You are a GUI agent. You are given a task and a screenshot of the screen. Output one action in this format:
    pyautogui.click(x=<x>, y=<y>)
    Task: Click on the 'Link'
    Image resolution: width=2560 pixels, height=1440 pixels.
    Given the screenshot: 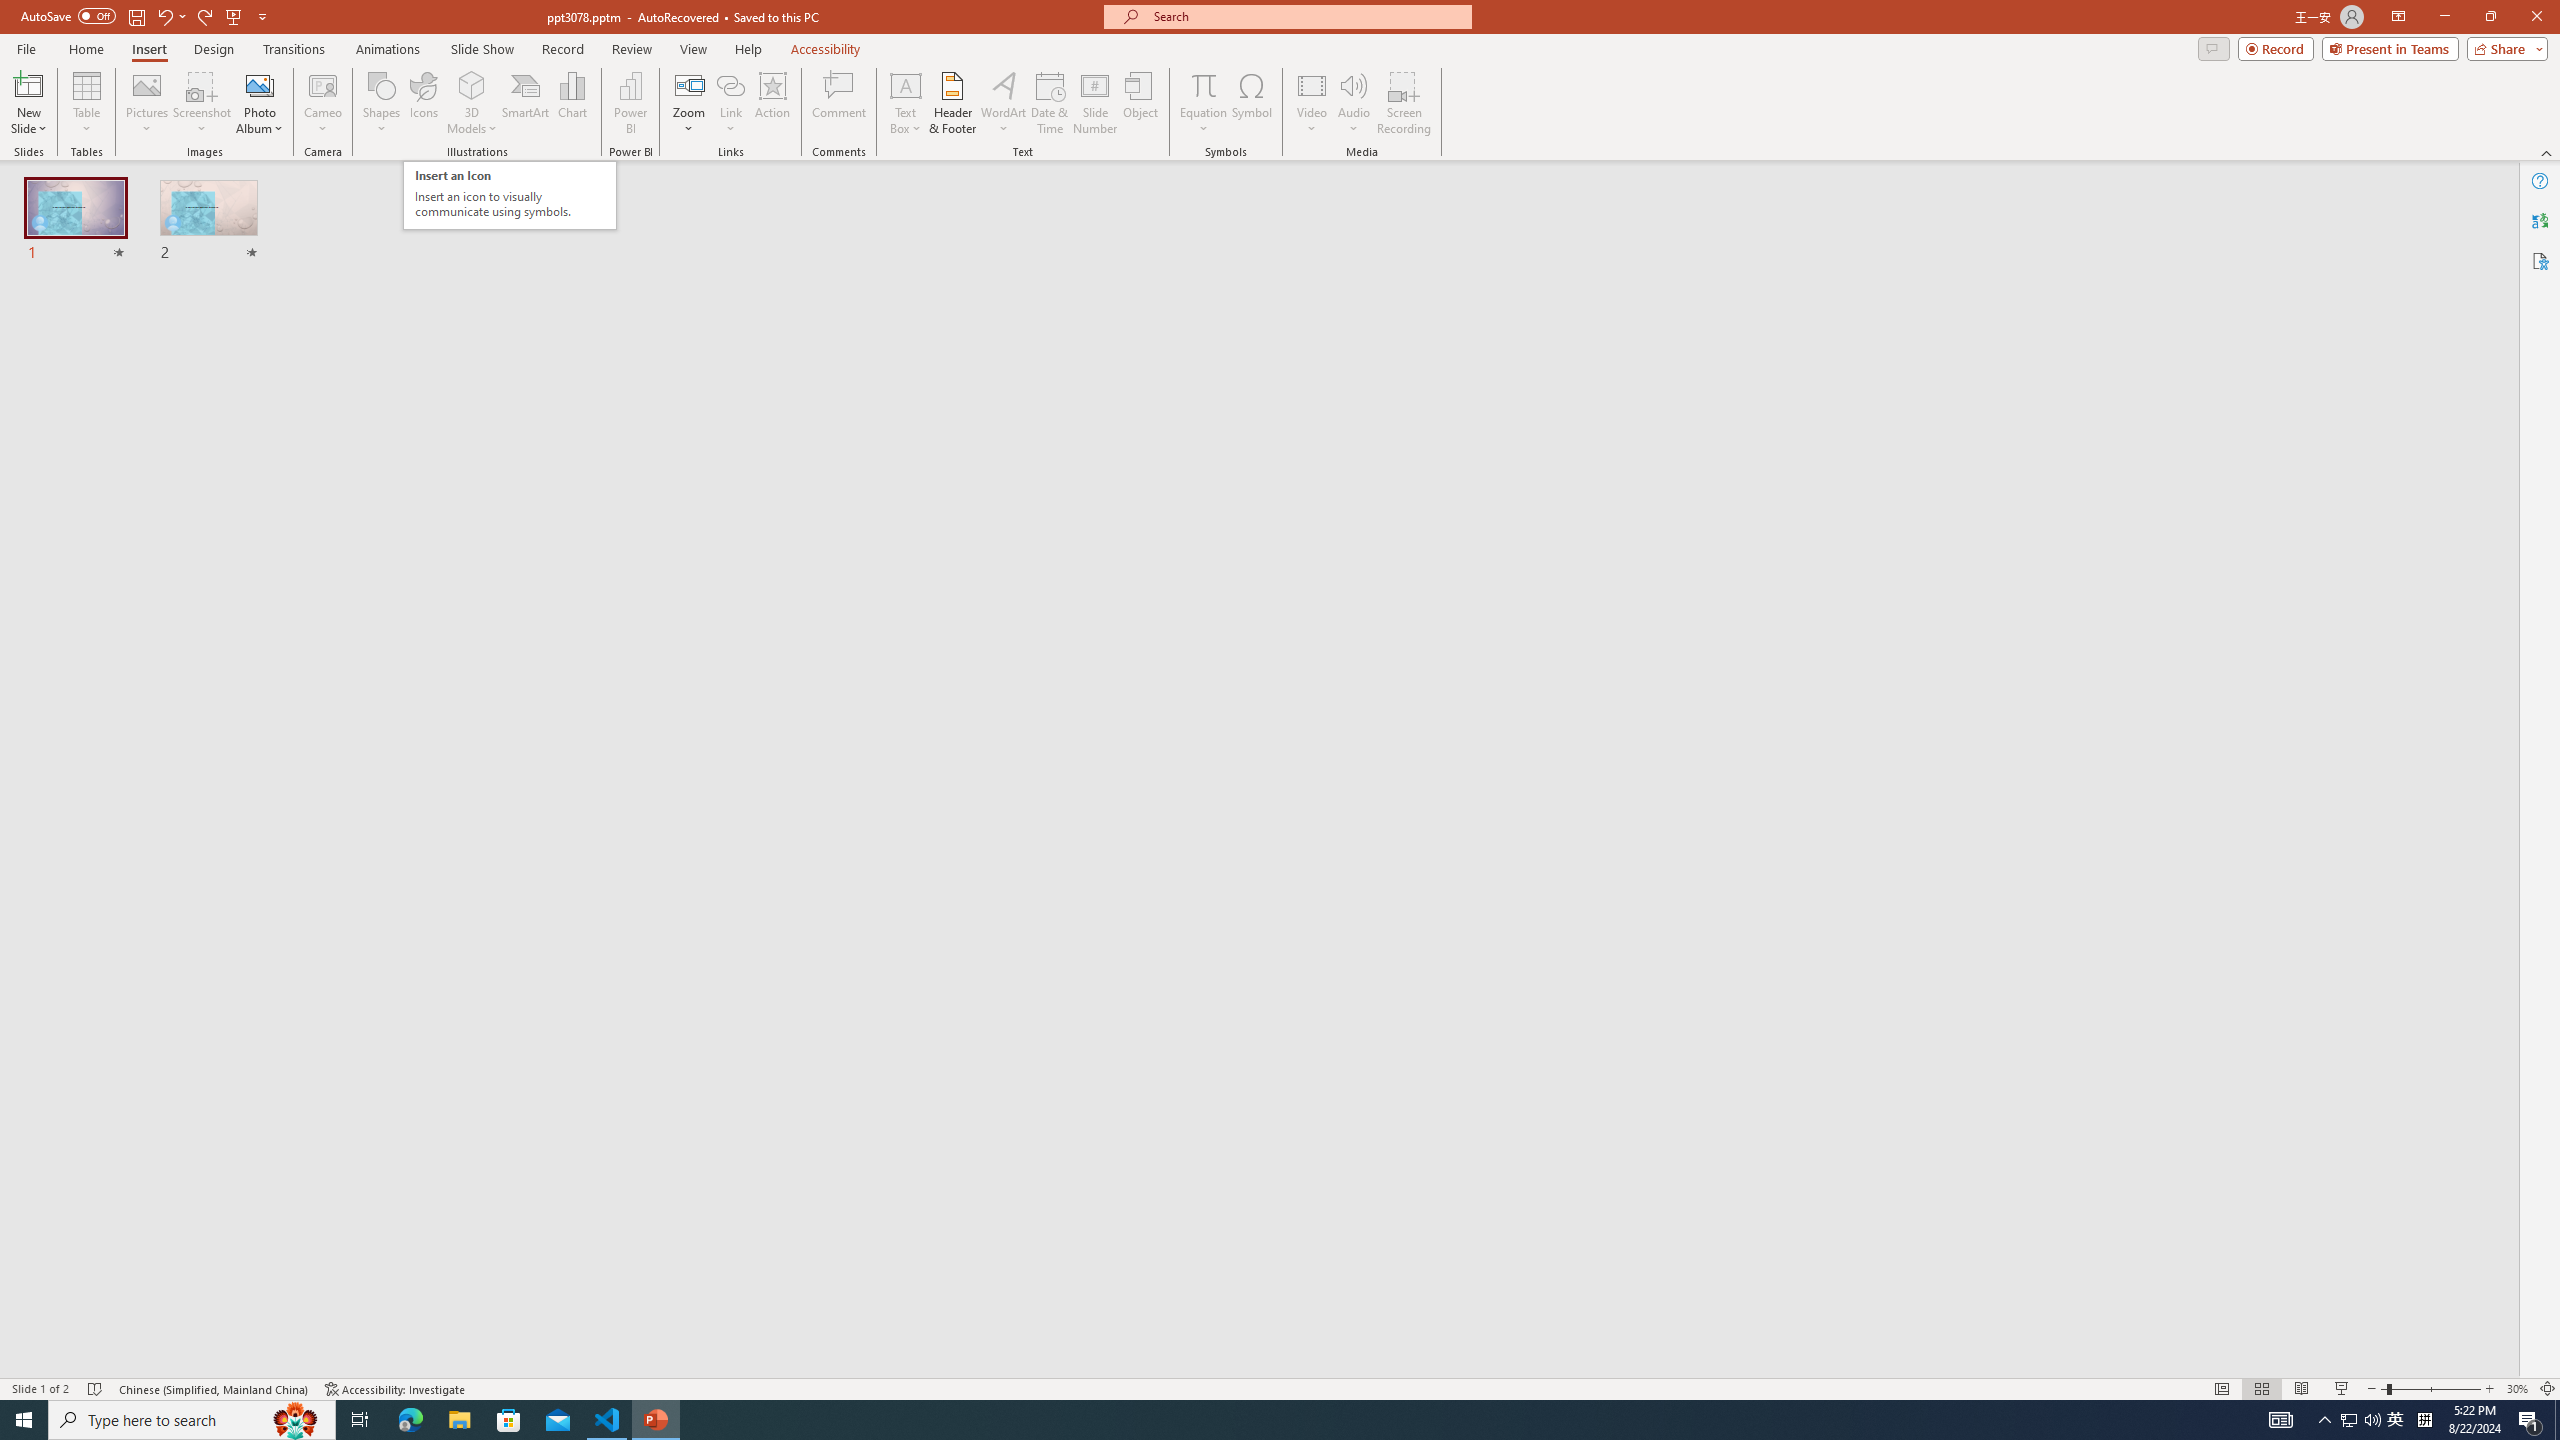 What is the action you would take?
    pyautogui.click(x=729, y=84)
    